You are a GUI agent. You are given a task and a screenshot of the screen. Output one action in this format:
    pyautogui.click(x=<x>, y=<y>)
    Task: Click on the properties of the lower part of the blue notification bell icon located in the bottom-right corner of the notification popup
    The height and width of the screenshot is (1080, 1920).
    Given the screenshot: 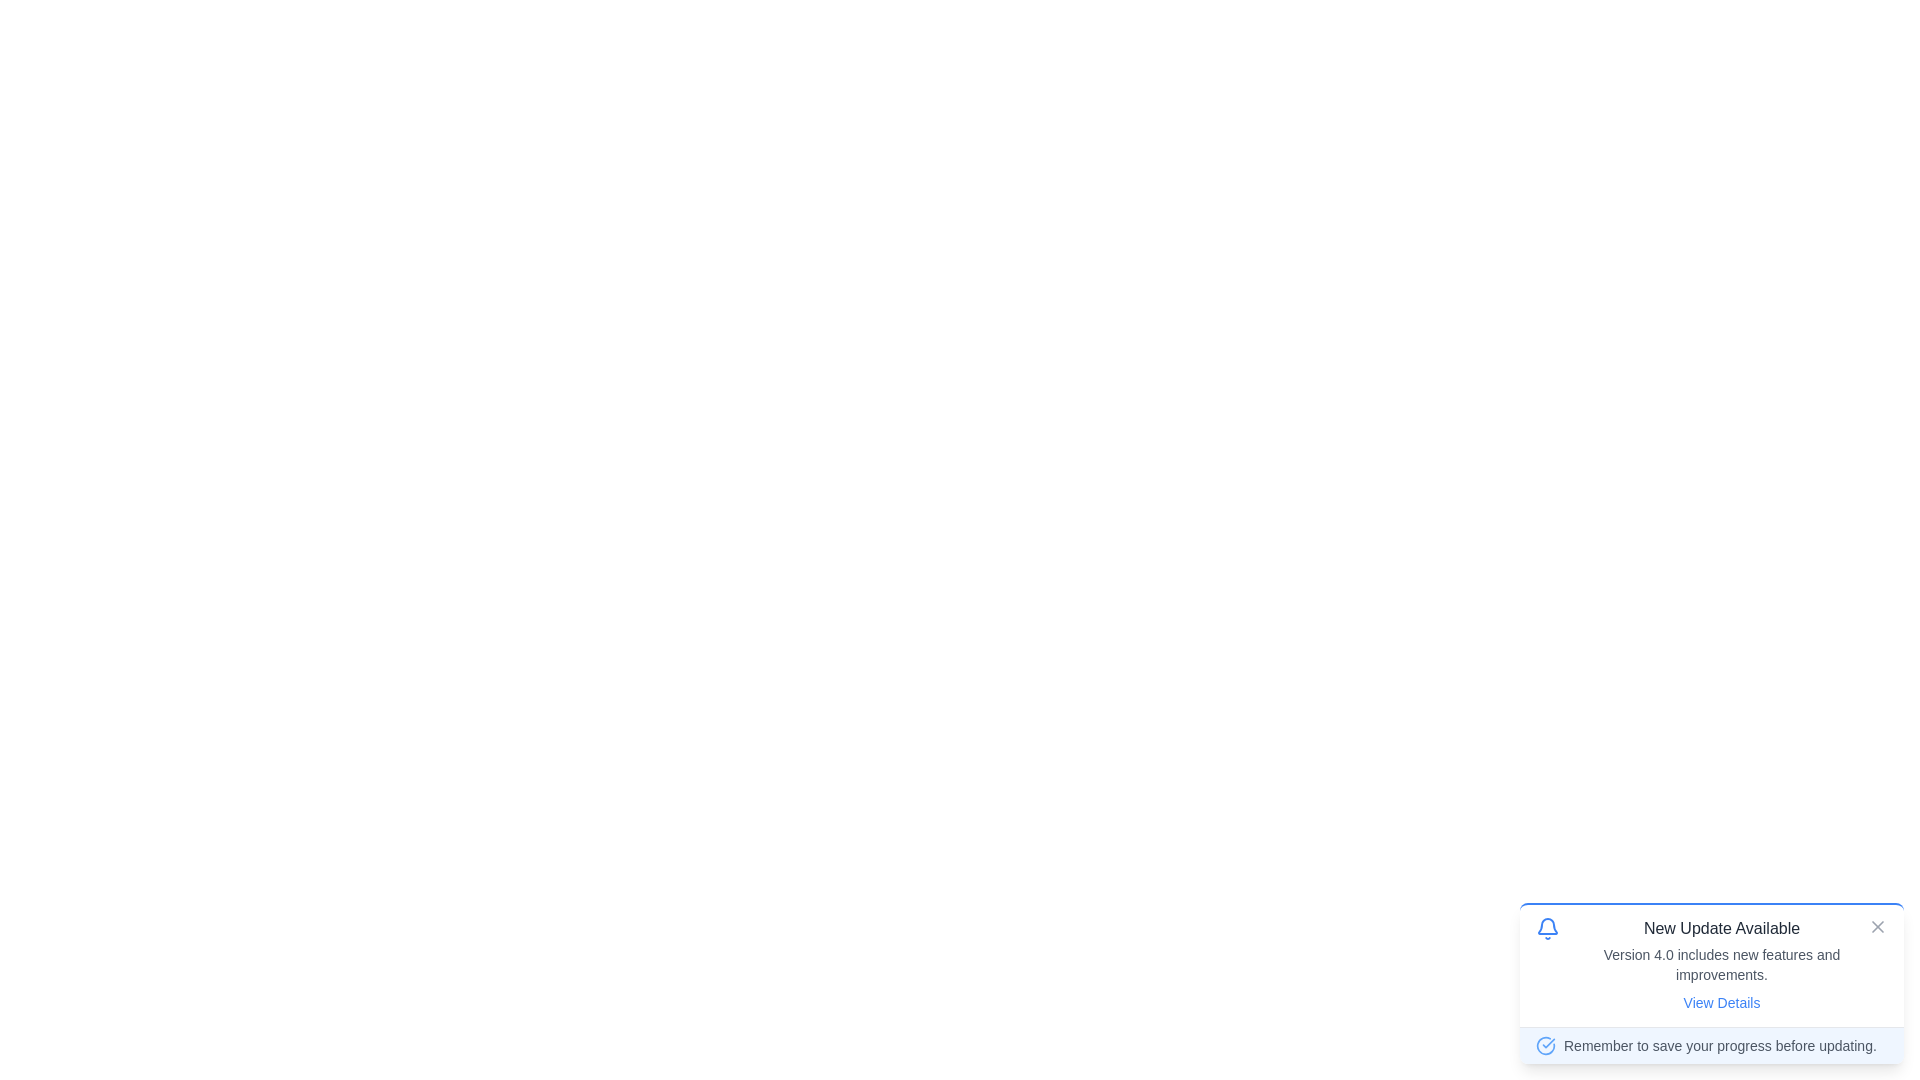 What is the action you would take?
    pyautogui.click(x=1547, y=926)
    